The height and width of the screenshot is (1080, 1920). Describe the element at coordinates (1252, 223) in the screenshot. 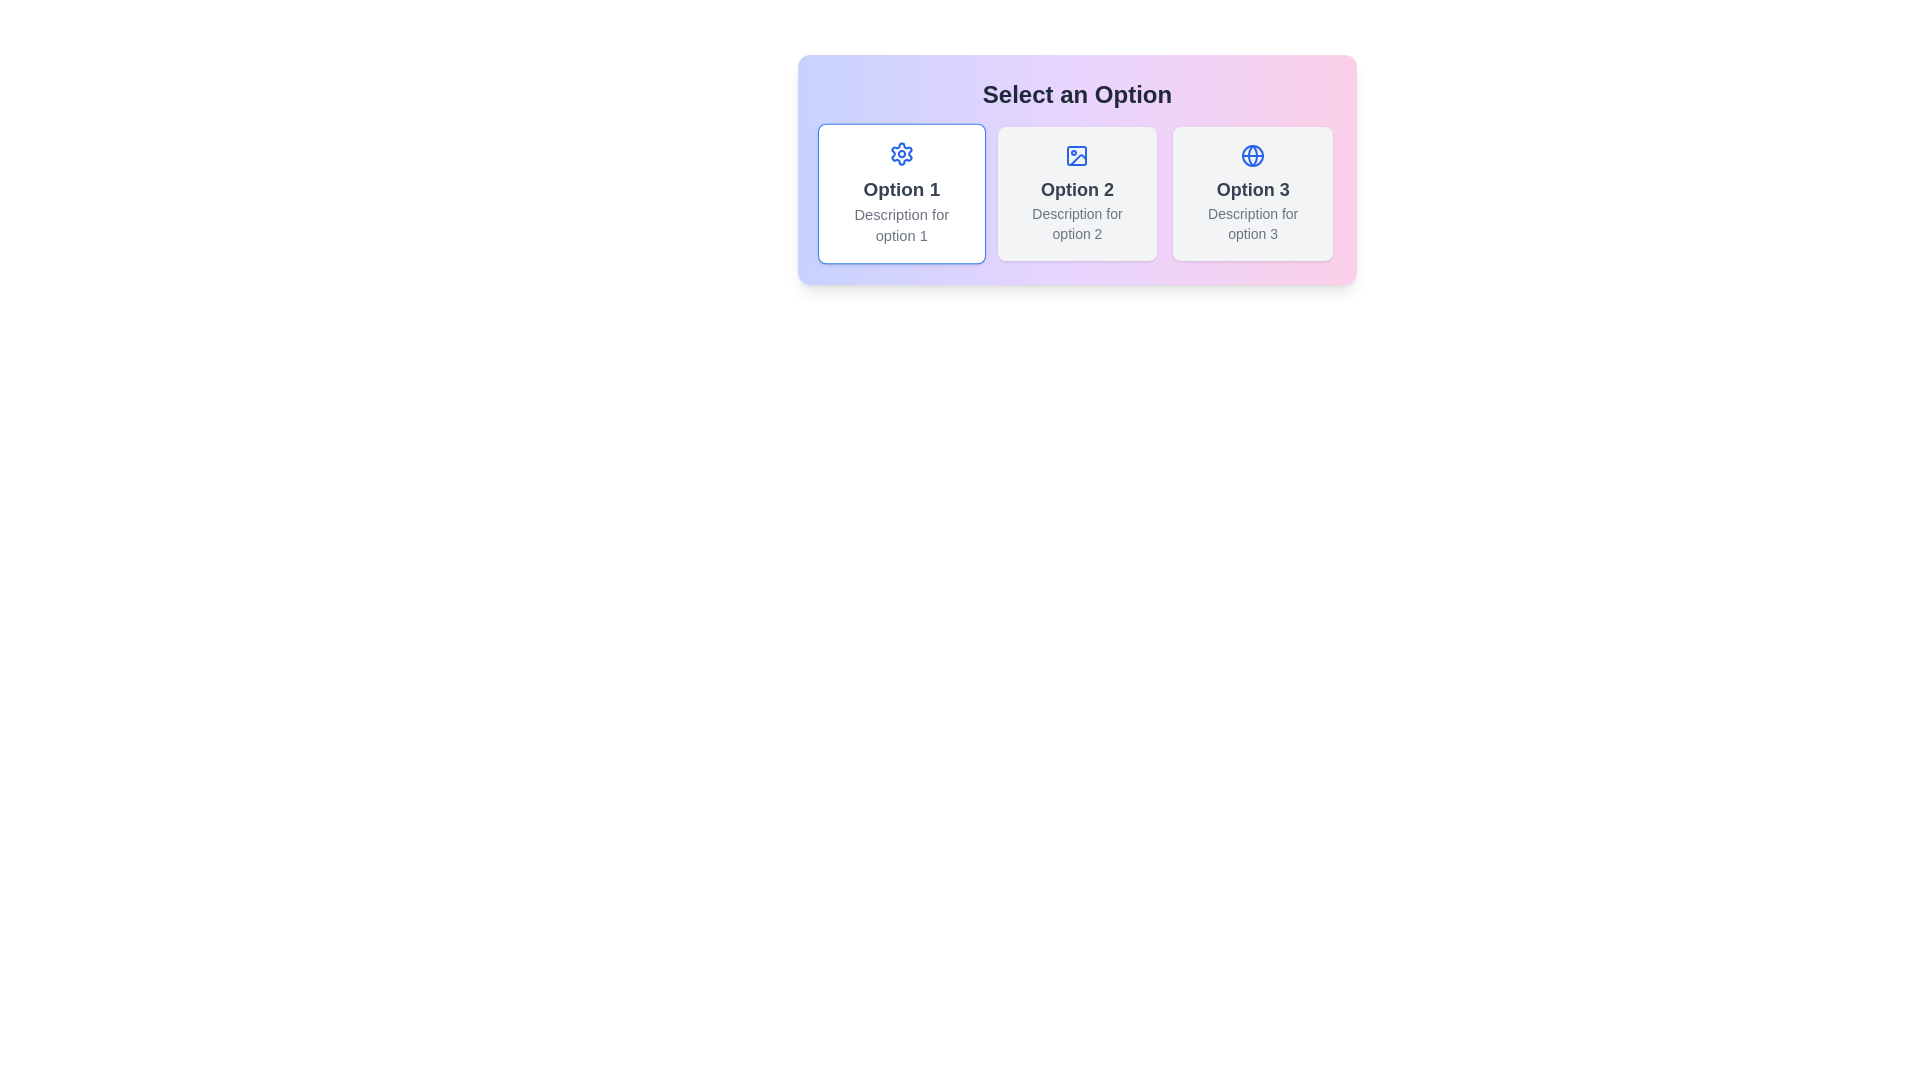

I see `the descriptive text element located below 'Option 3' in the selection menu` at that location.